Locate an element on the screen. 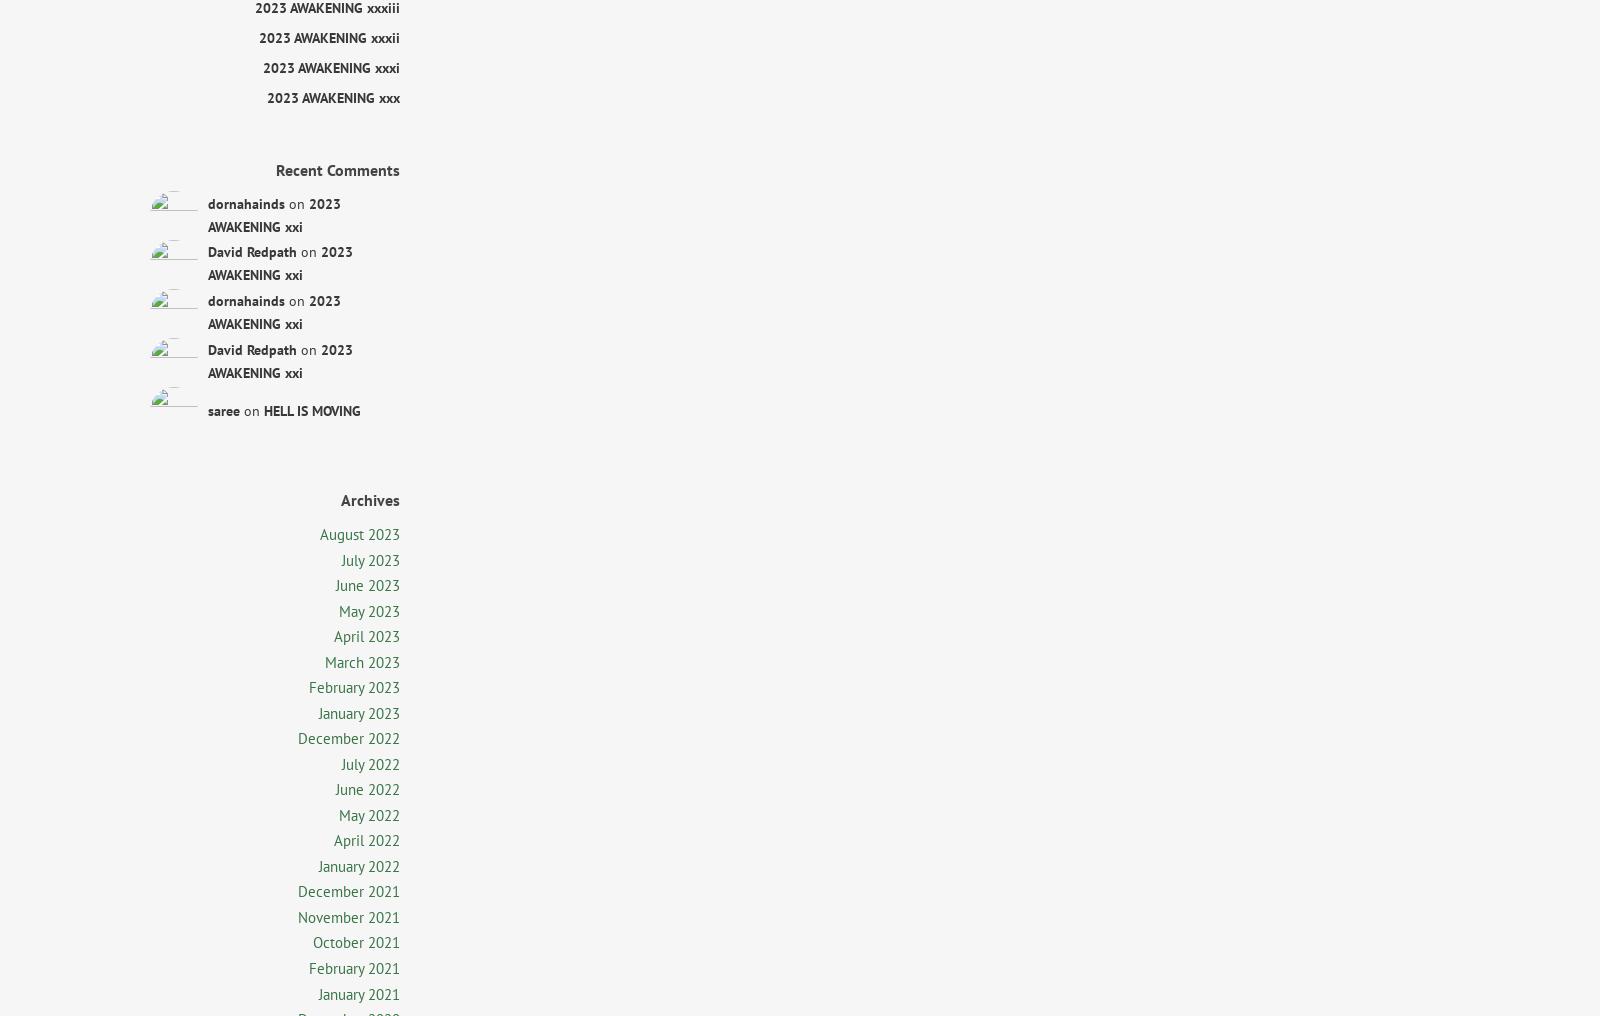 The height and width of the screenshot is (1016, 1600). 'January 2022' is located at coordinates (319, 865).